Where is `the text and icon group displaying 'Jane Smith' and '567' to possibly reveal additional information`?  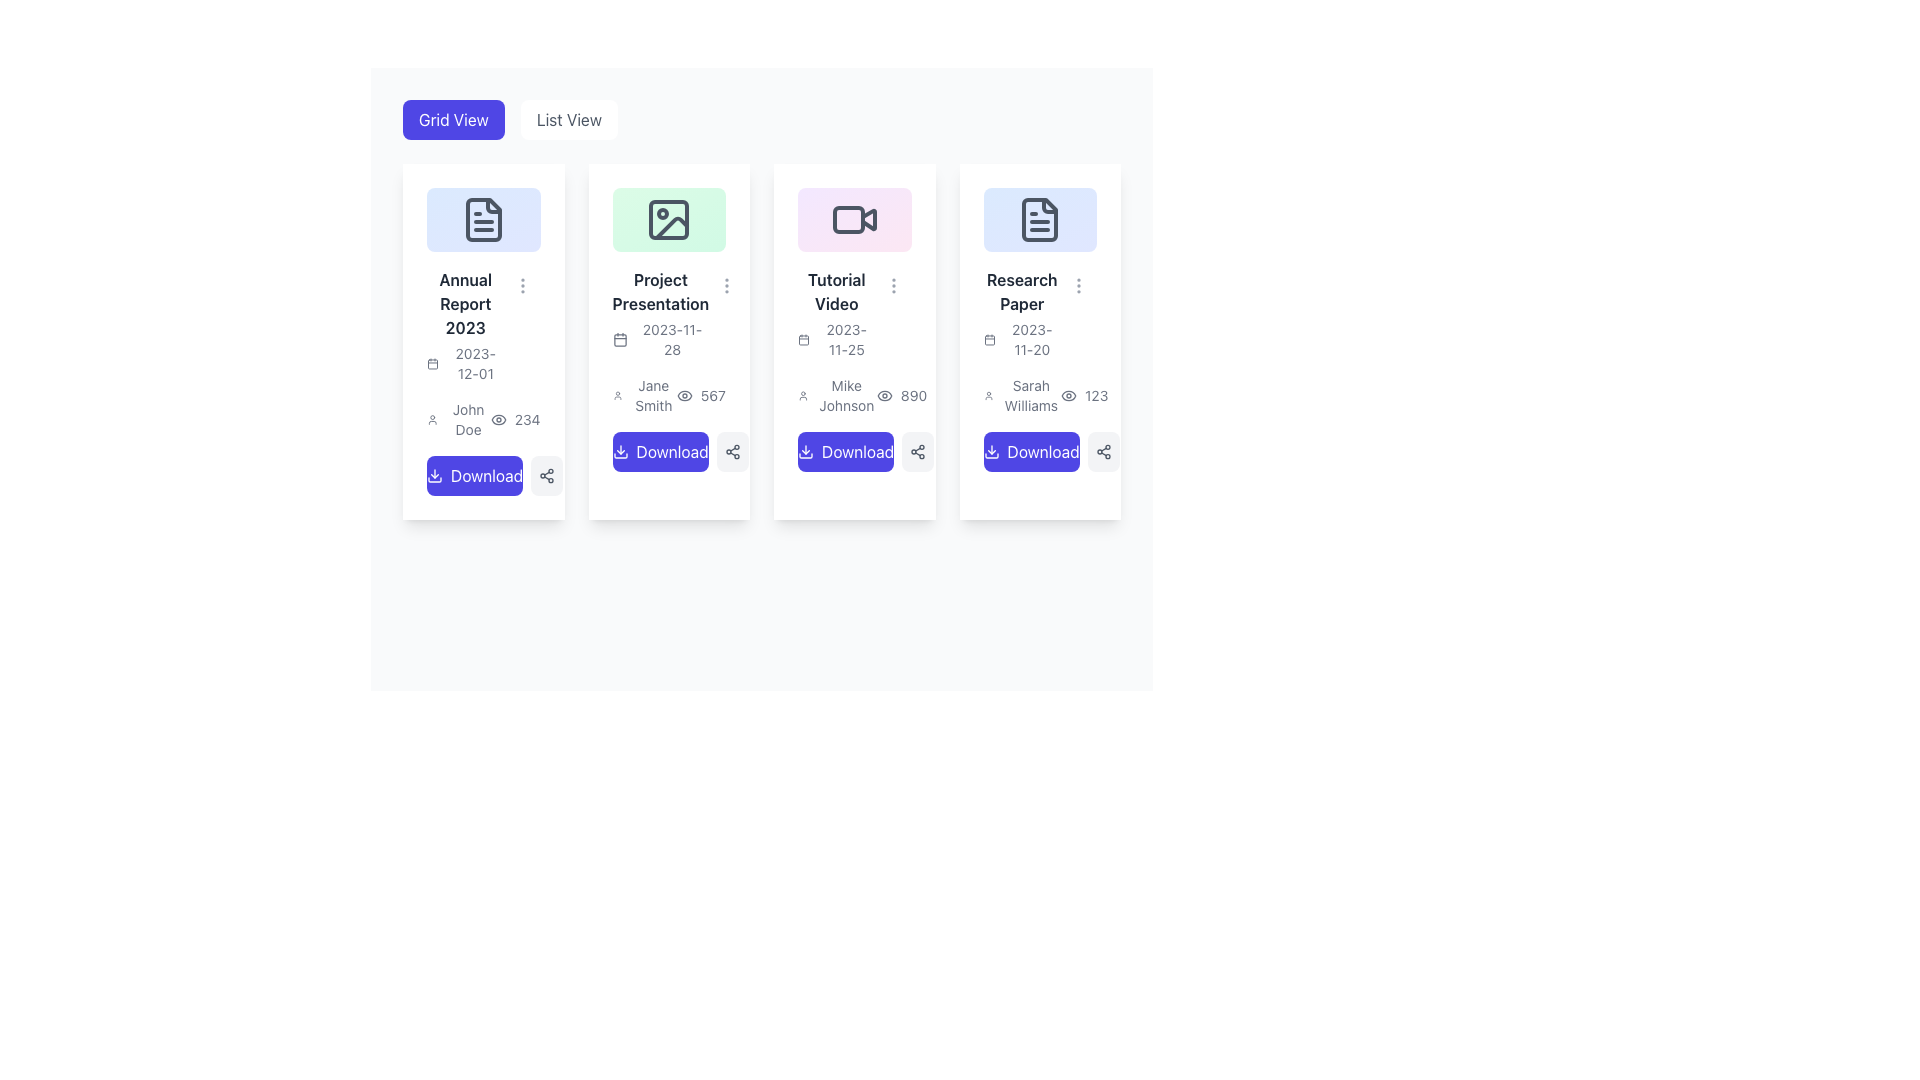
the text and icon group displaying 'Jane Smith' and '567' to possibly reveal additional information is located at coordinates (669, 395).